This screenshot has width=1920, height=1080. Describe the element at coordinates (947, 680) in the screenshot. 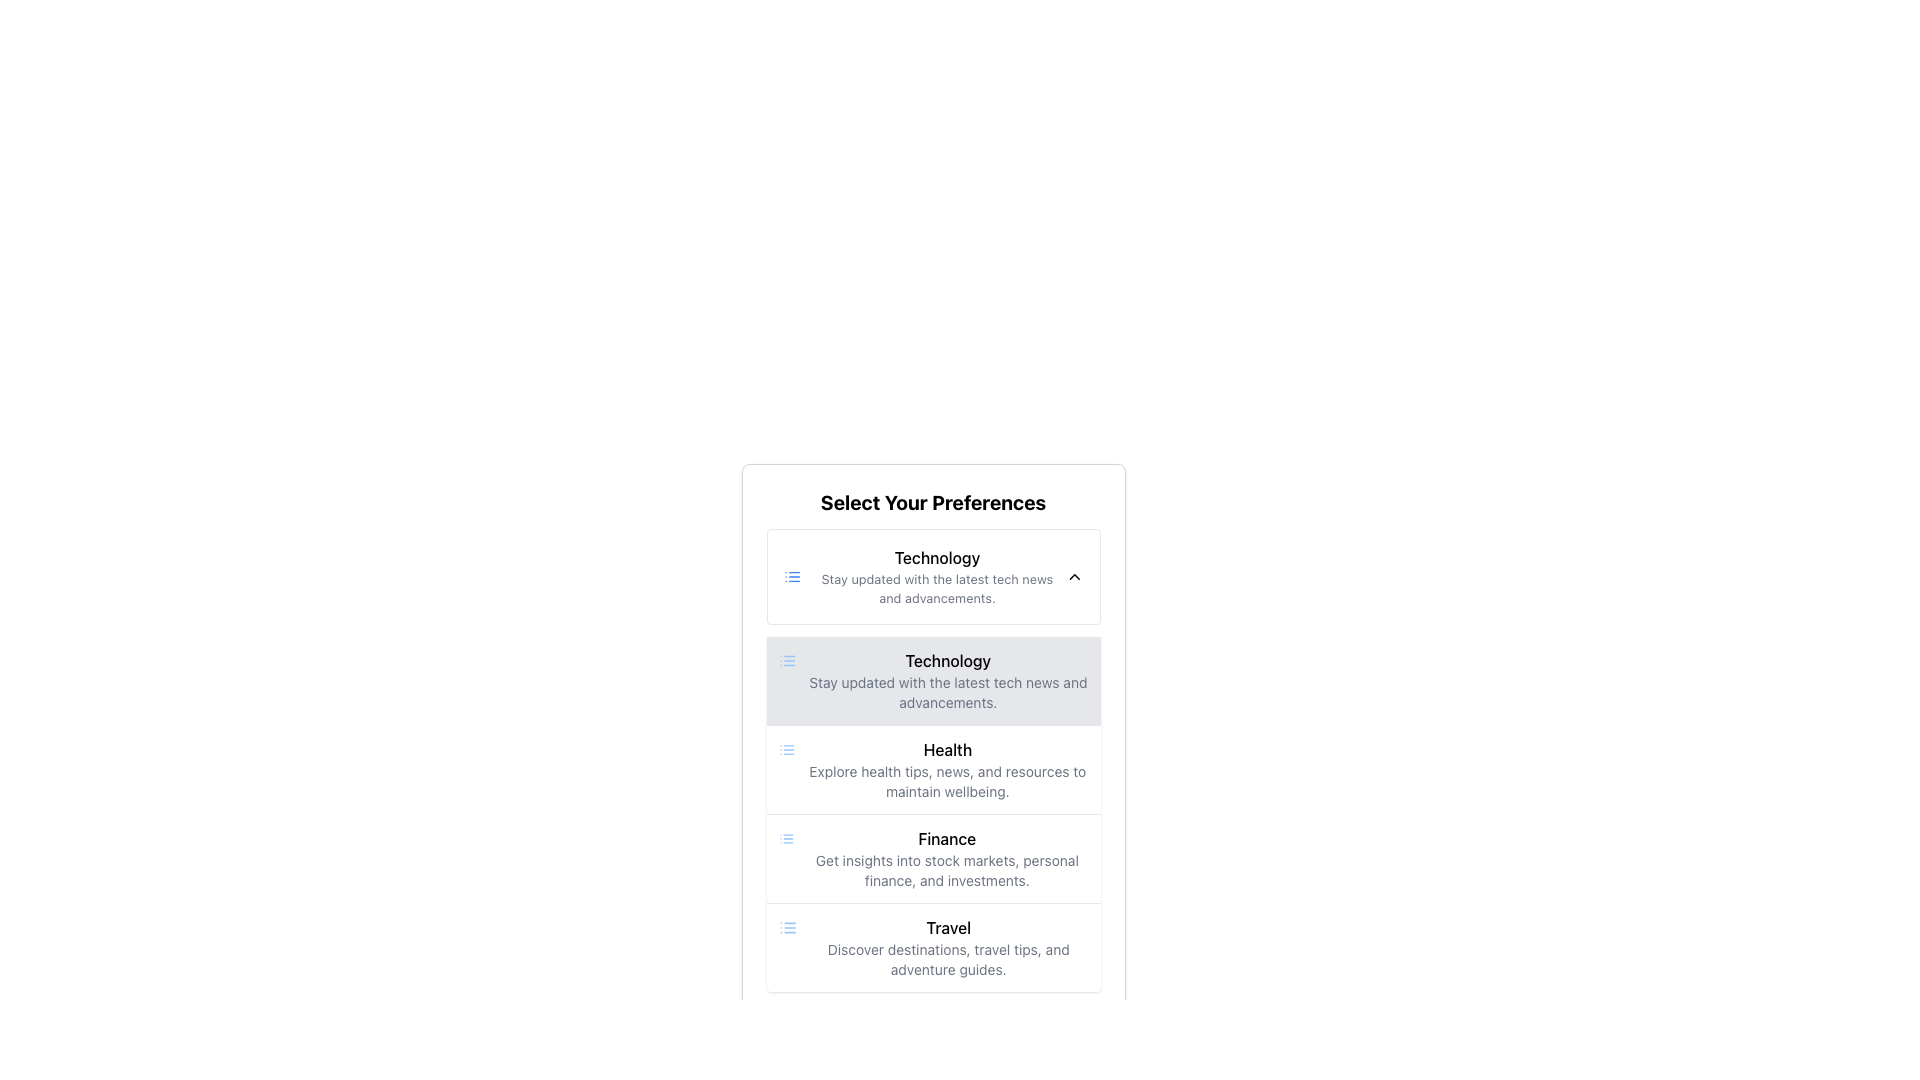

I see `the informative text block detailing 'Technology' in the 'Select Your Preferences' interface, located in the second row of the list` at that location.